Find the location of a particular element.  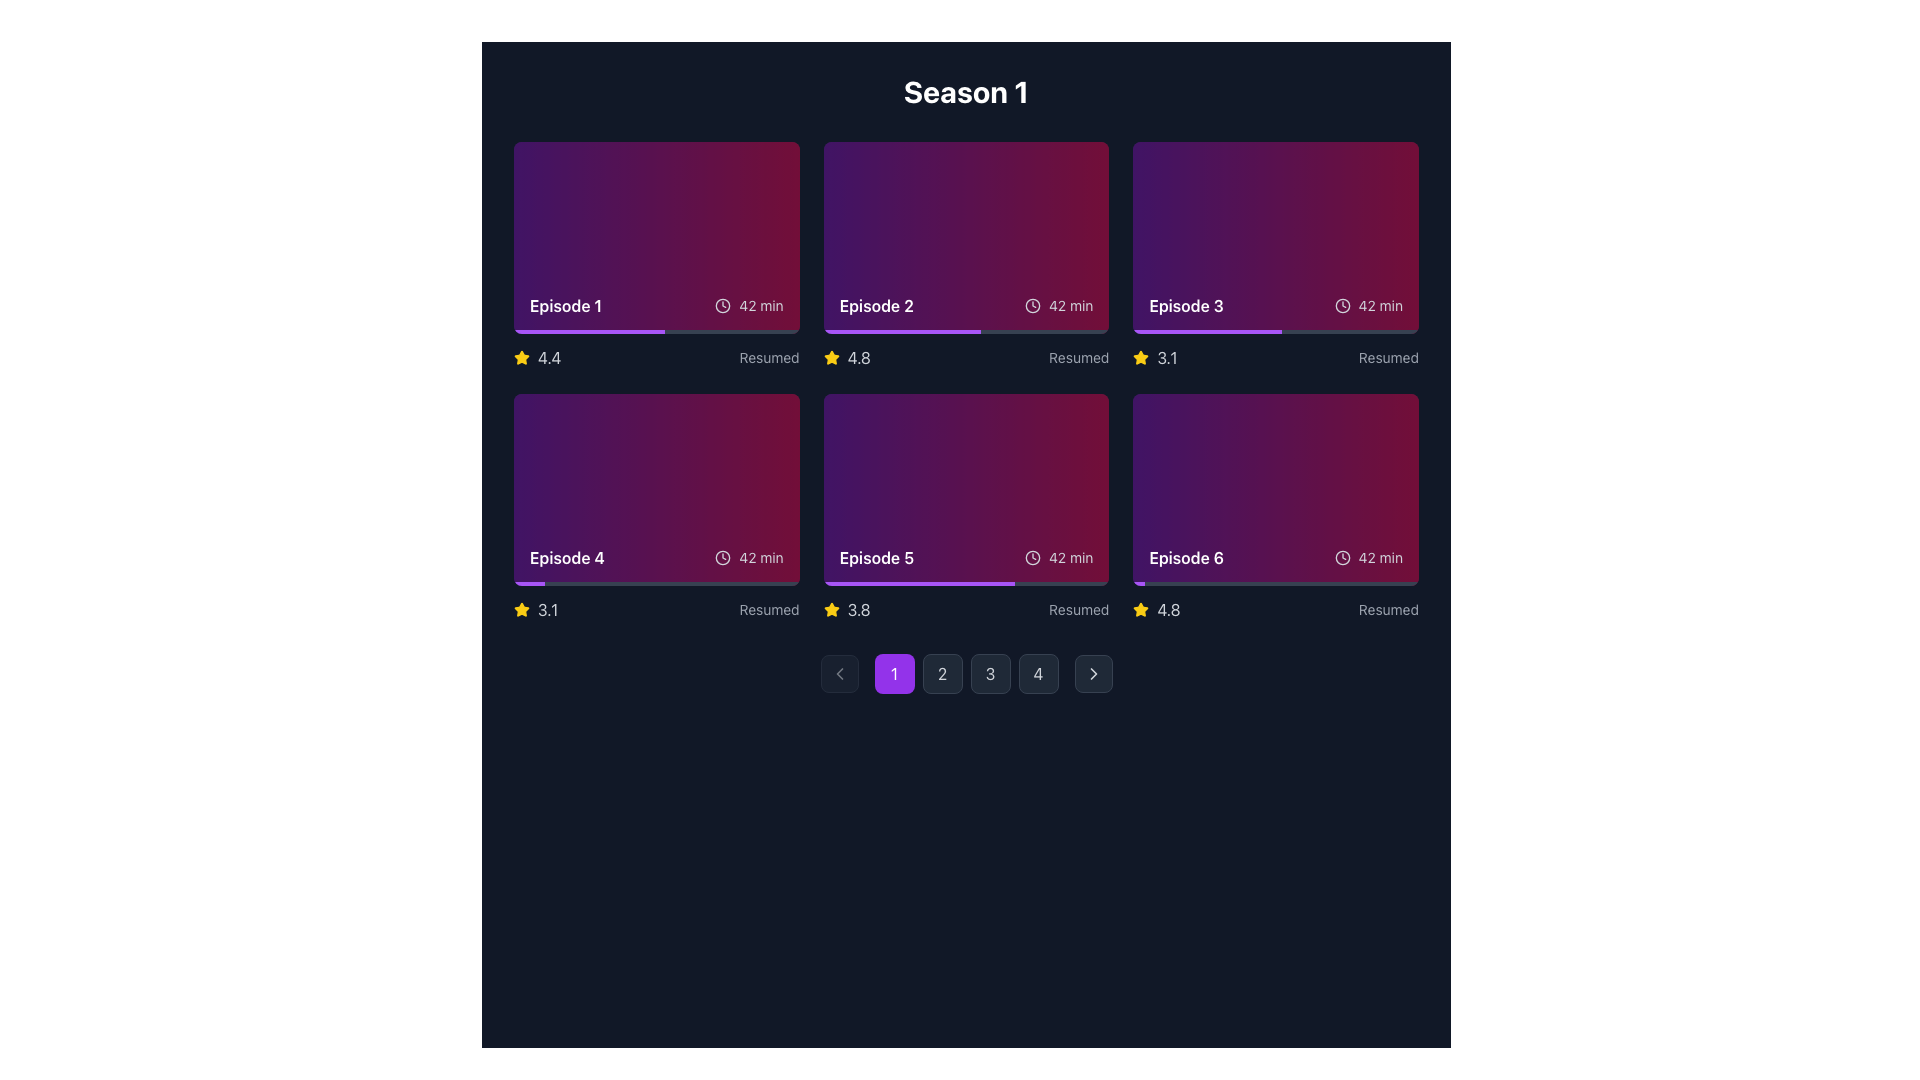

the leftmost navigation button, which has a bold purple background and contains the text '1' in white is located at coordinates (893, 674).